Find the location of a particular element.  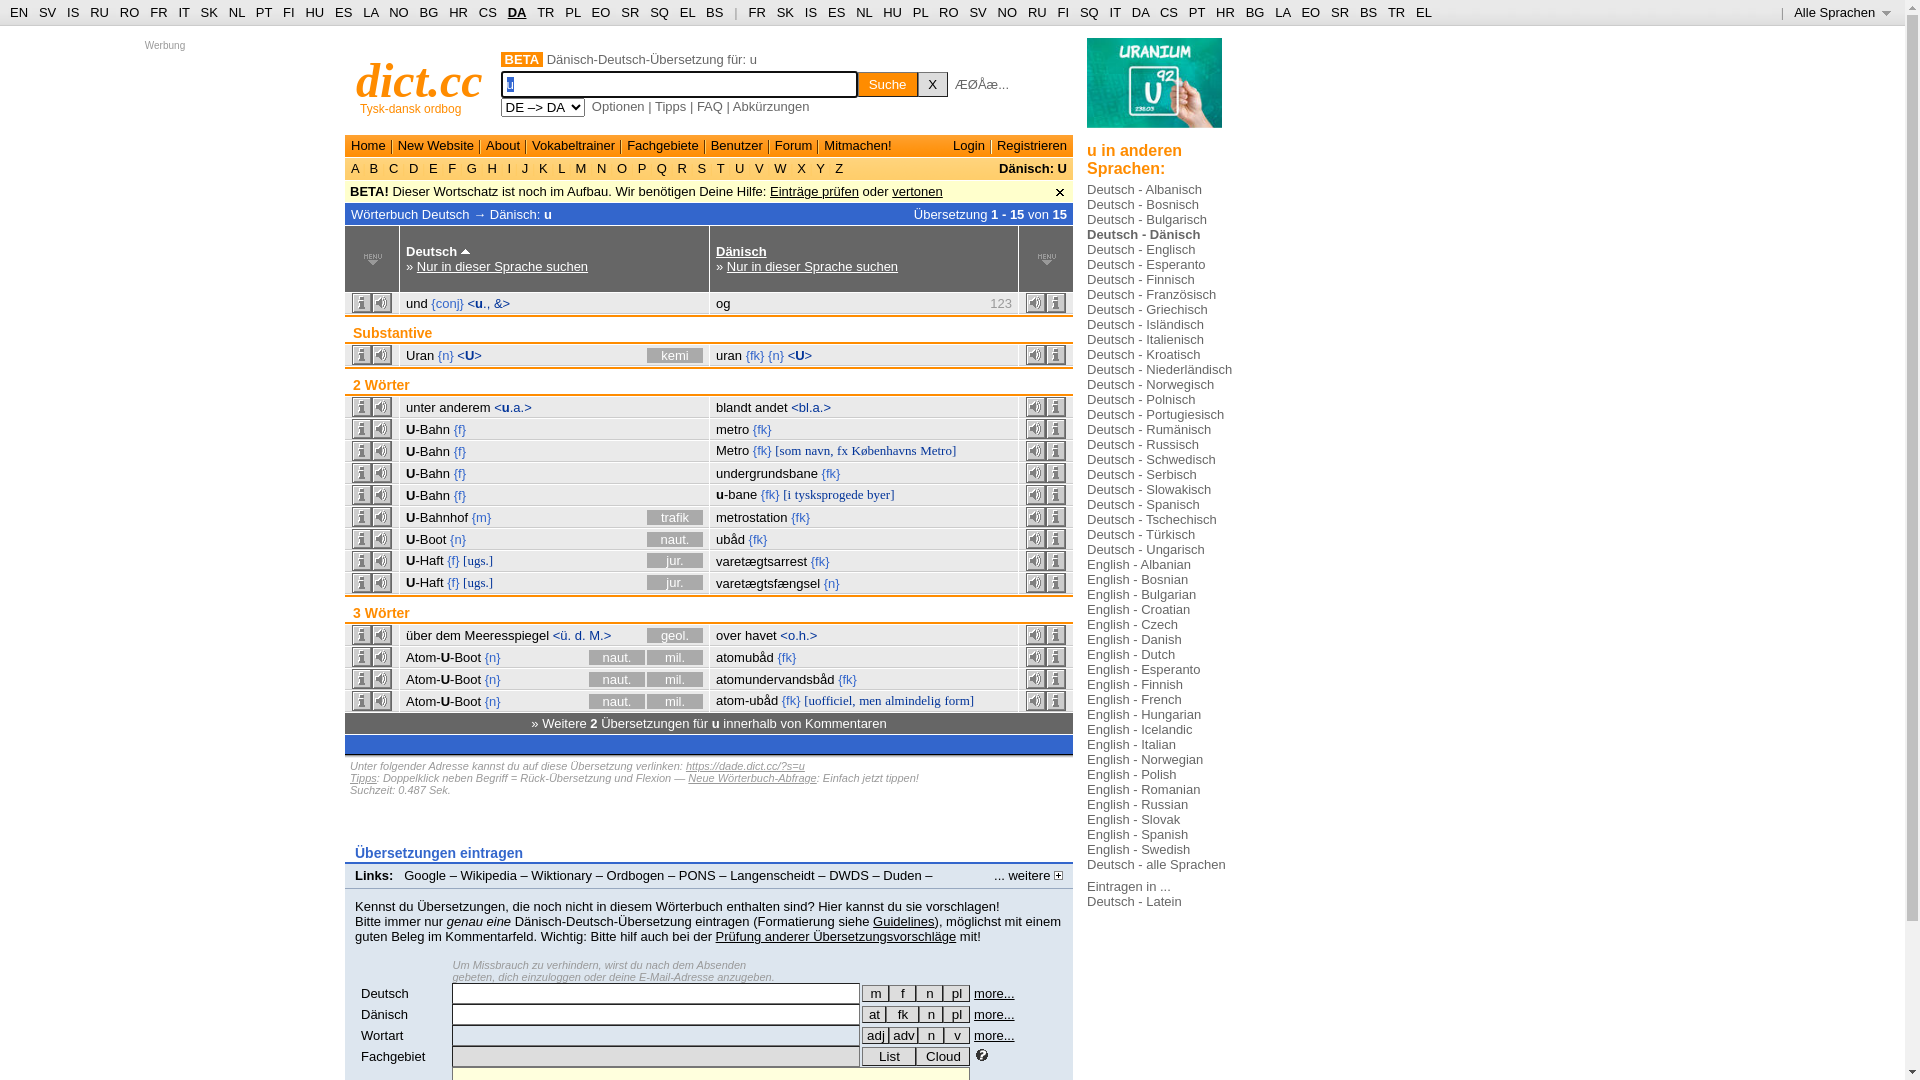

'Forum' is located at coordinates (792, 144).